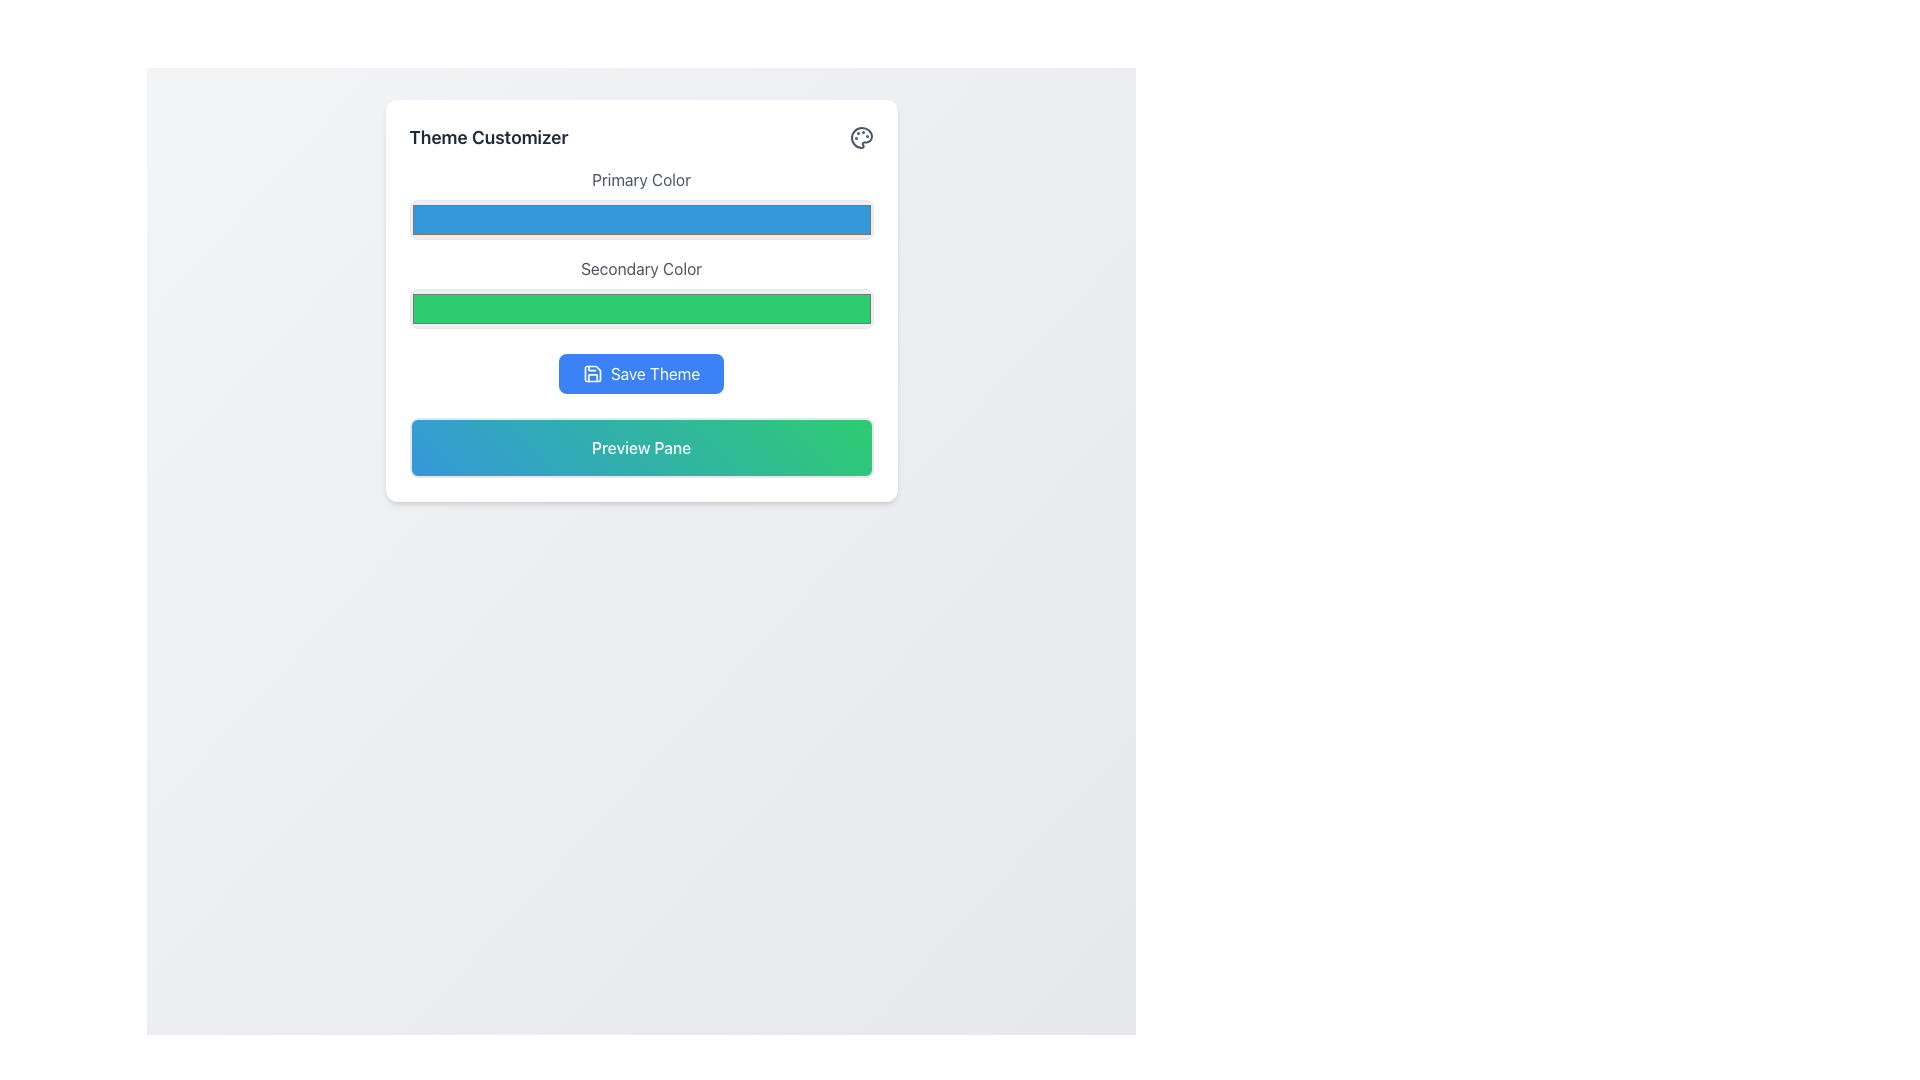 The width and height of the screenshot is (1920, 1080). What do you see at coordinates (591, 374) in the screenshot?
I see `the save icon located on the left side of the 'Save Theme' button` at bounding box center [591, 374].